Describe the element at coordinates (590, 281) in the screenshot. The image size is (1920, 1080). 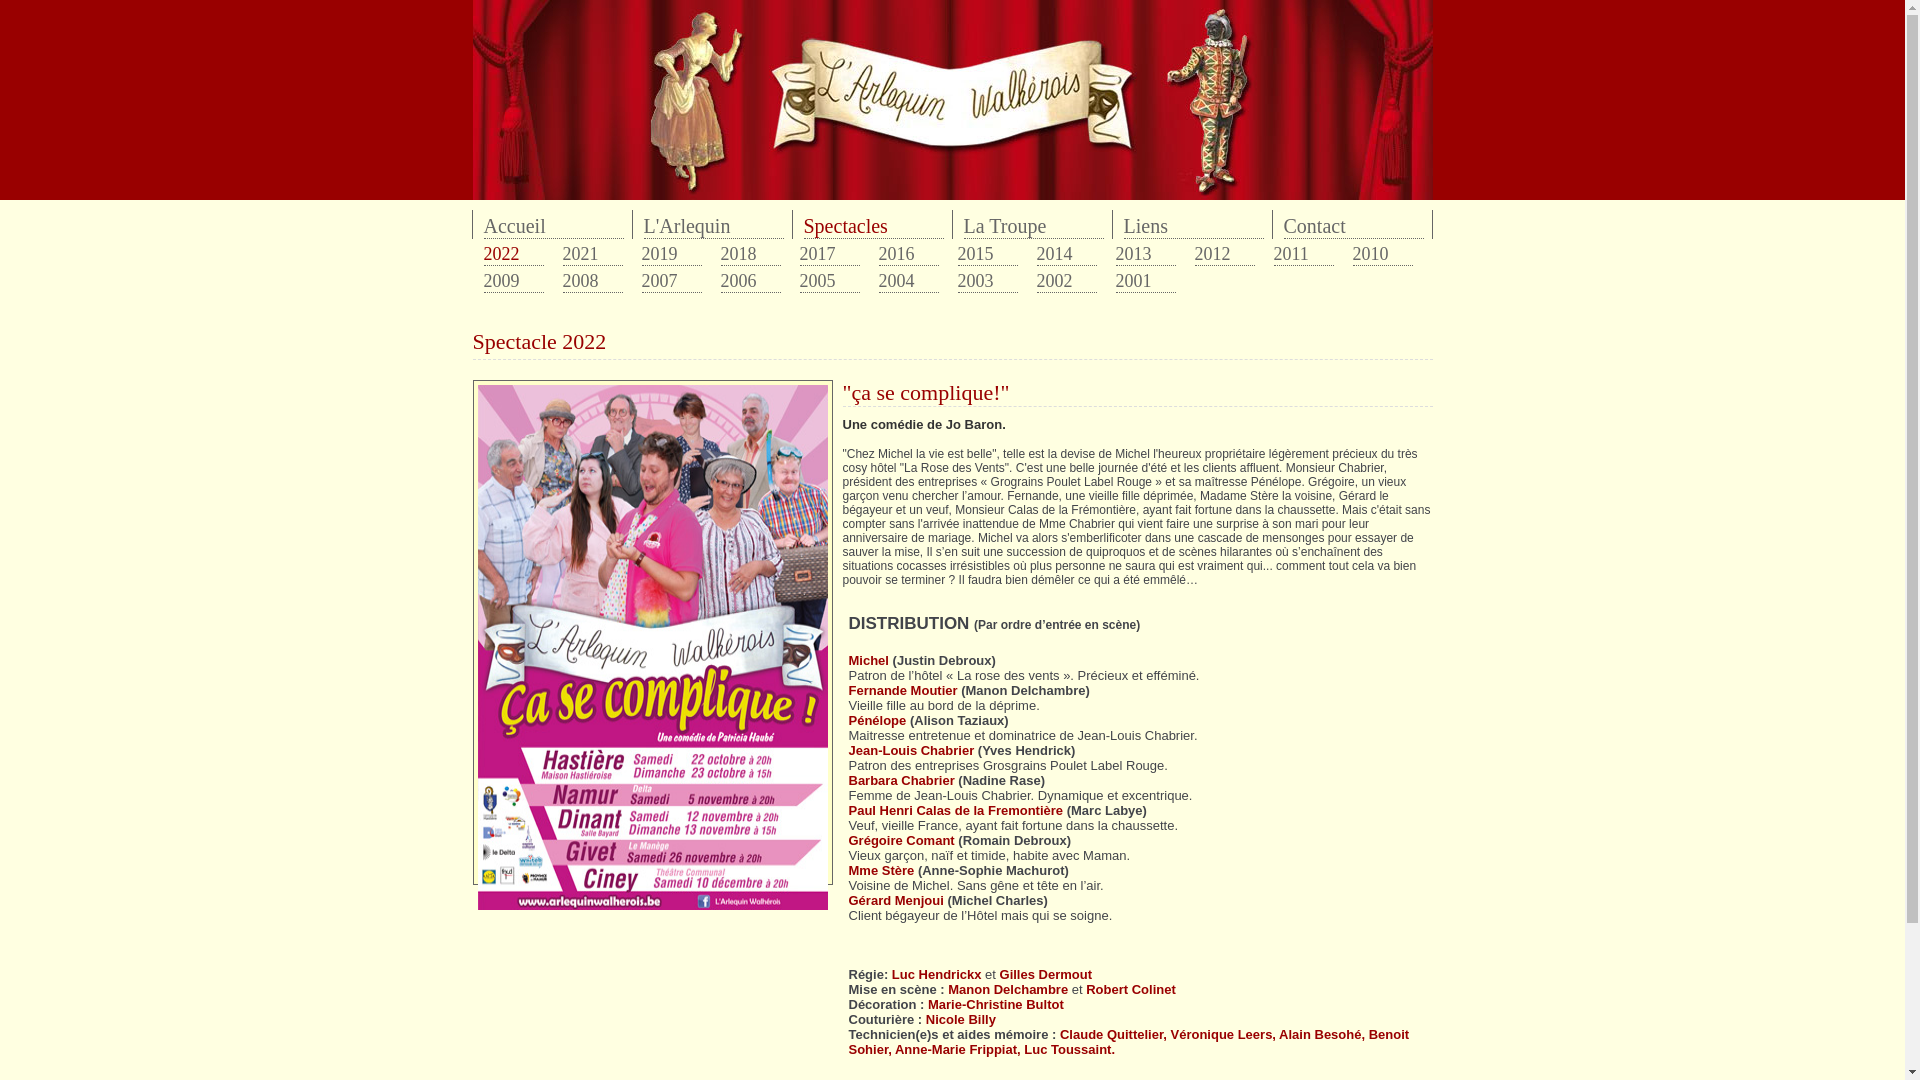
I see `'2008'` at that location.